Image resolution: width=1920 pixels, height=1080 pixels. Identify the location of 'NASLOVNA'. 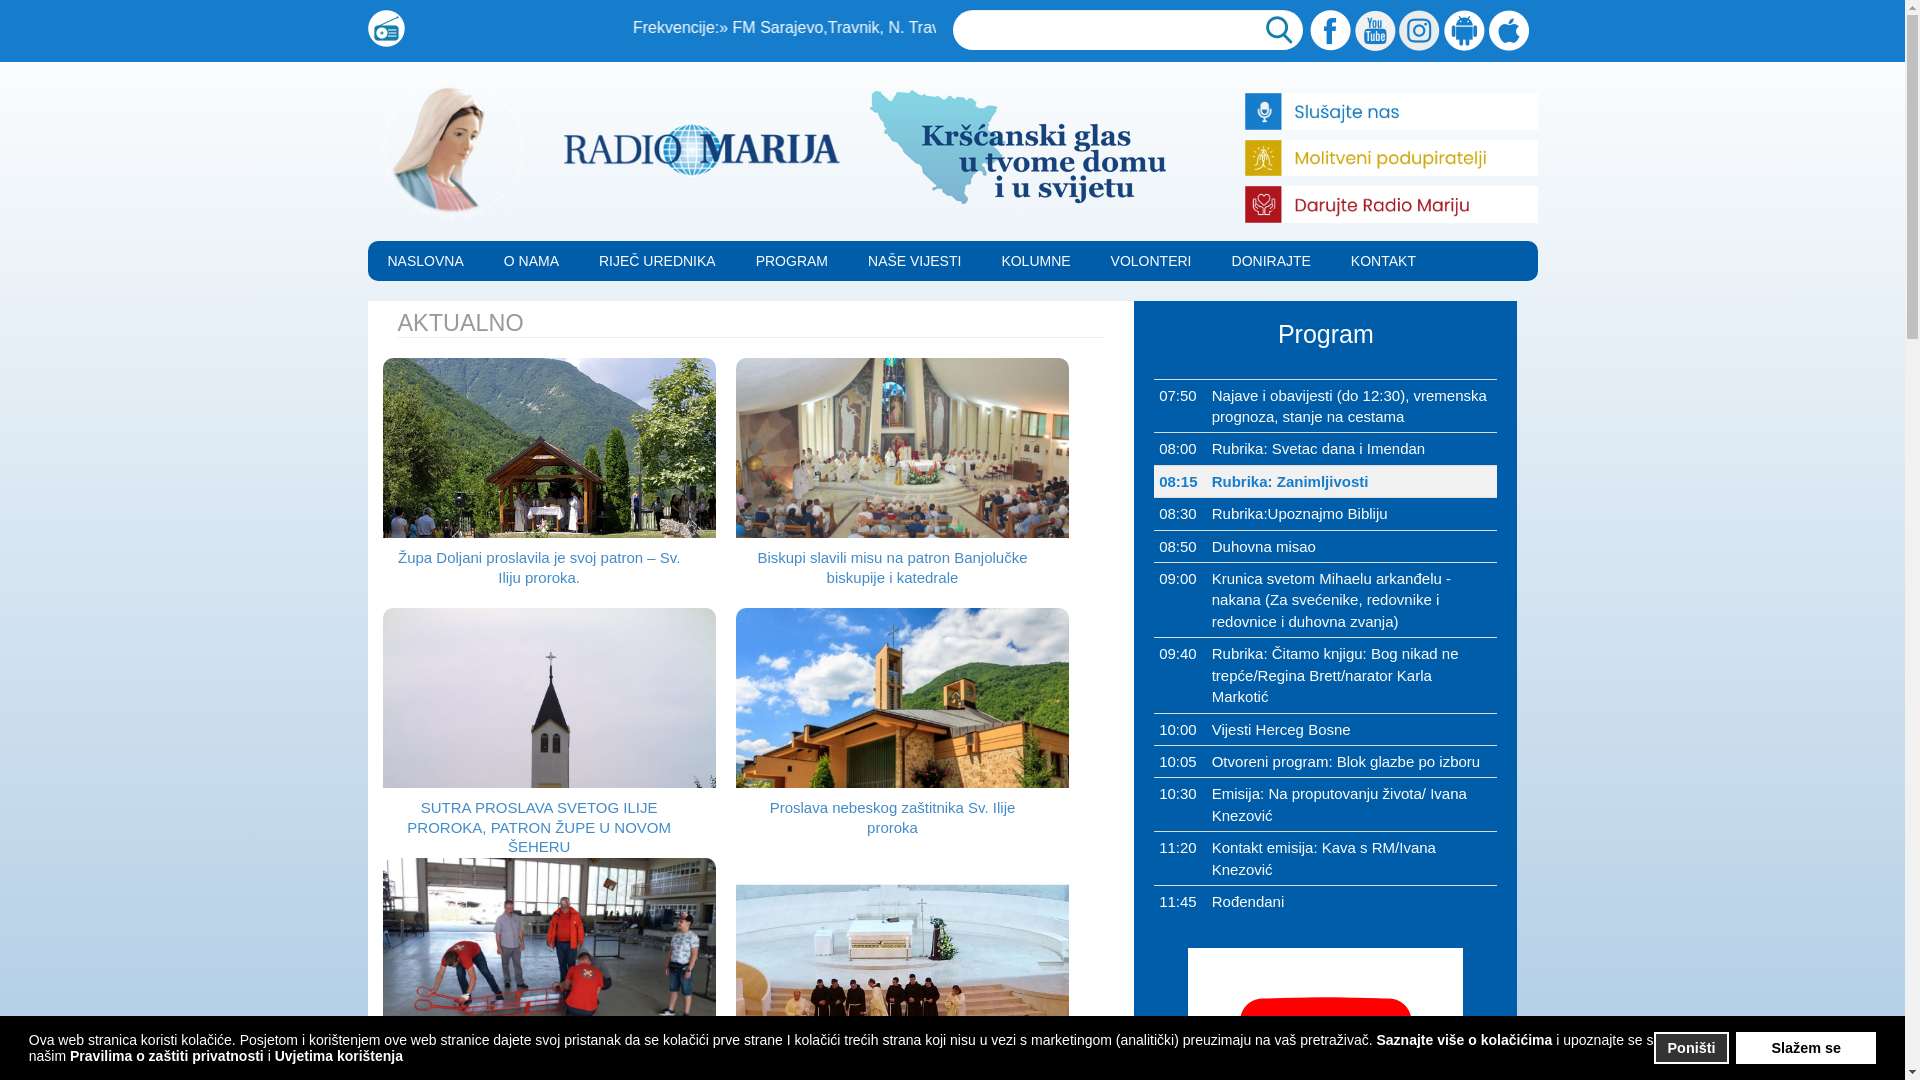
(425, 260).